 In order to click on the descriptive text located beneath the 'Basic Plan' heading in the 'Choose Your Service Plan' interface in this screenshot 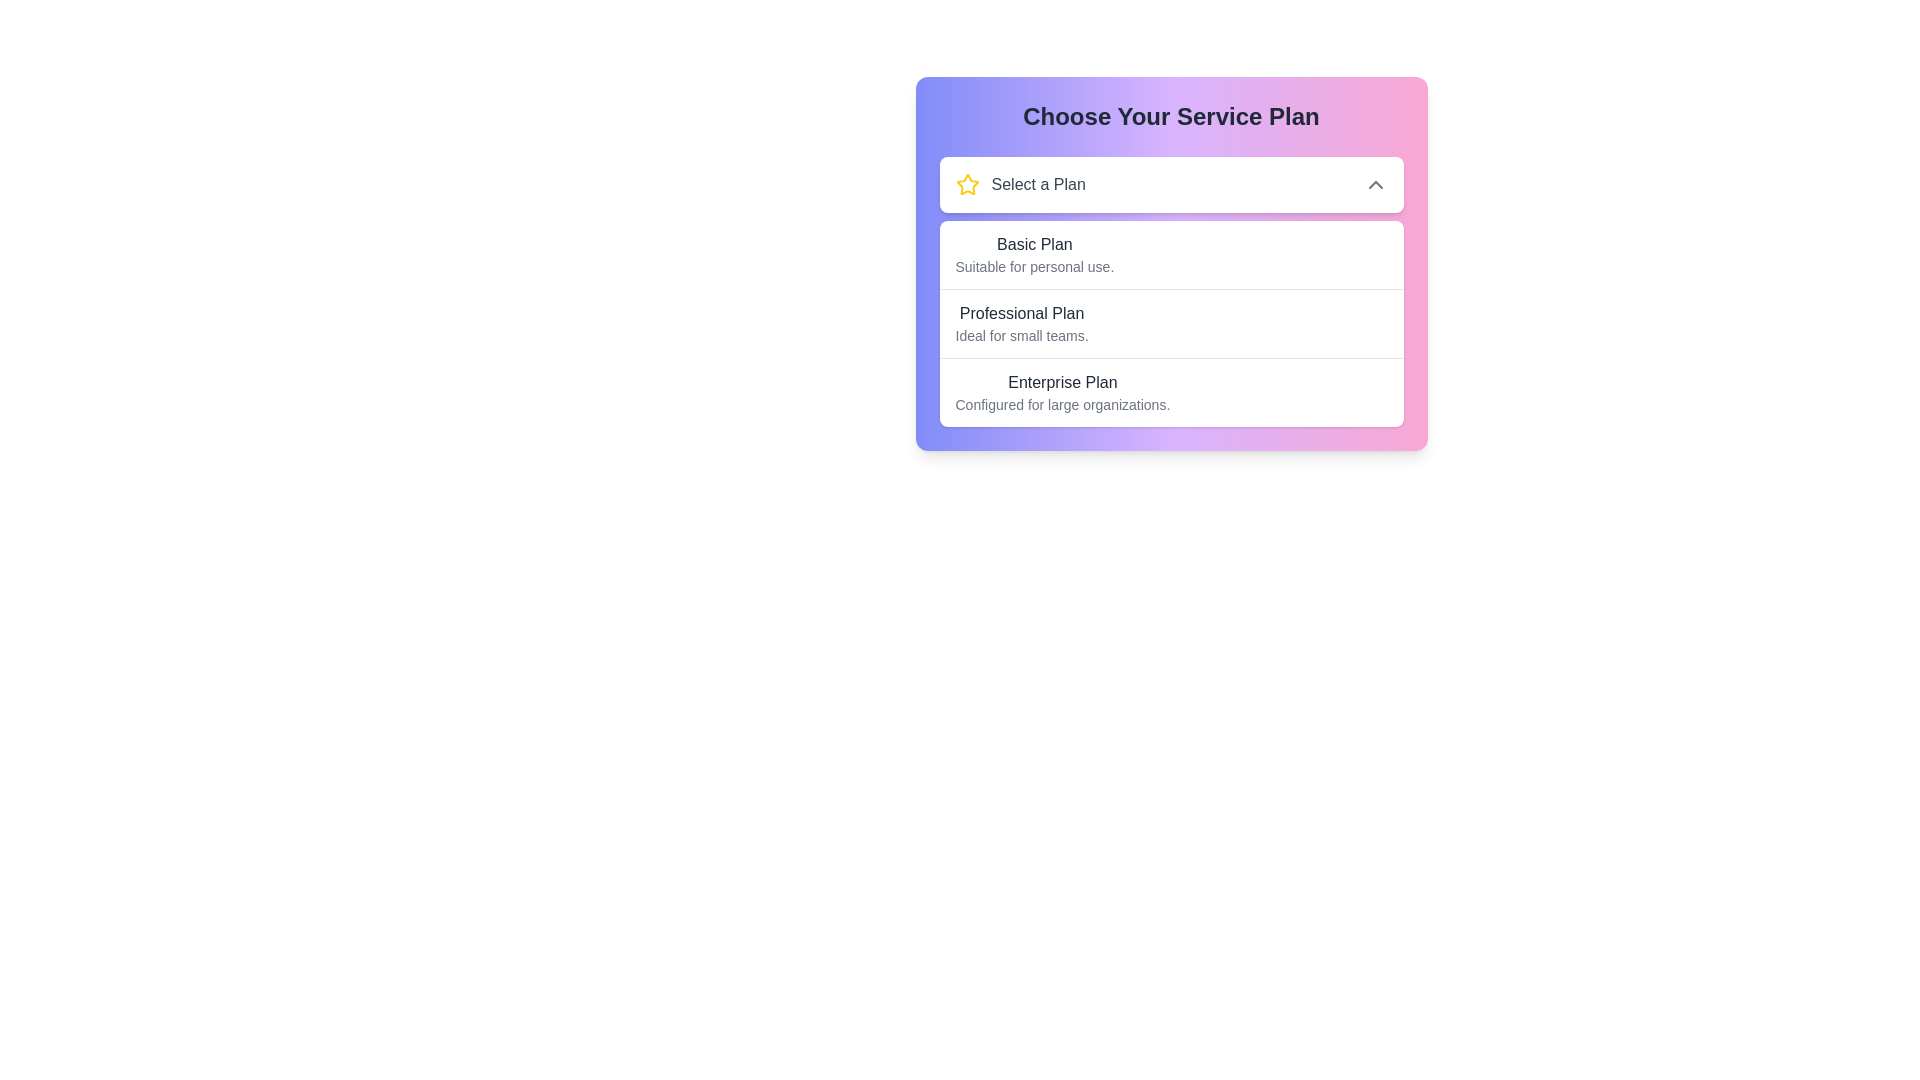, I will do `click(1034, 265)`.